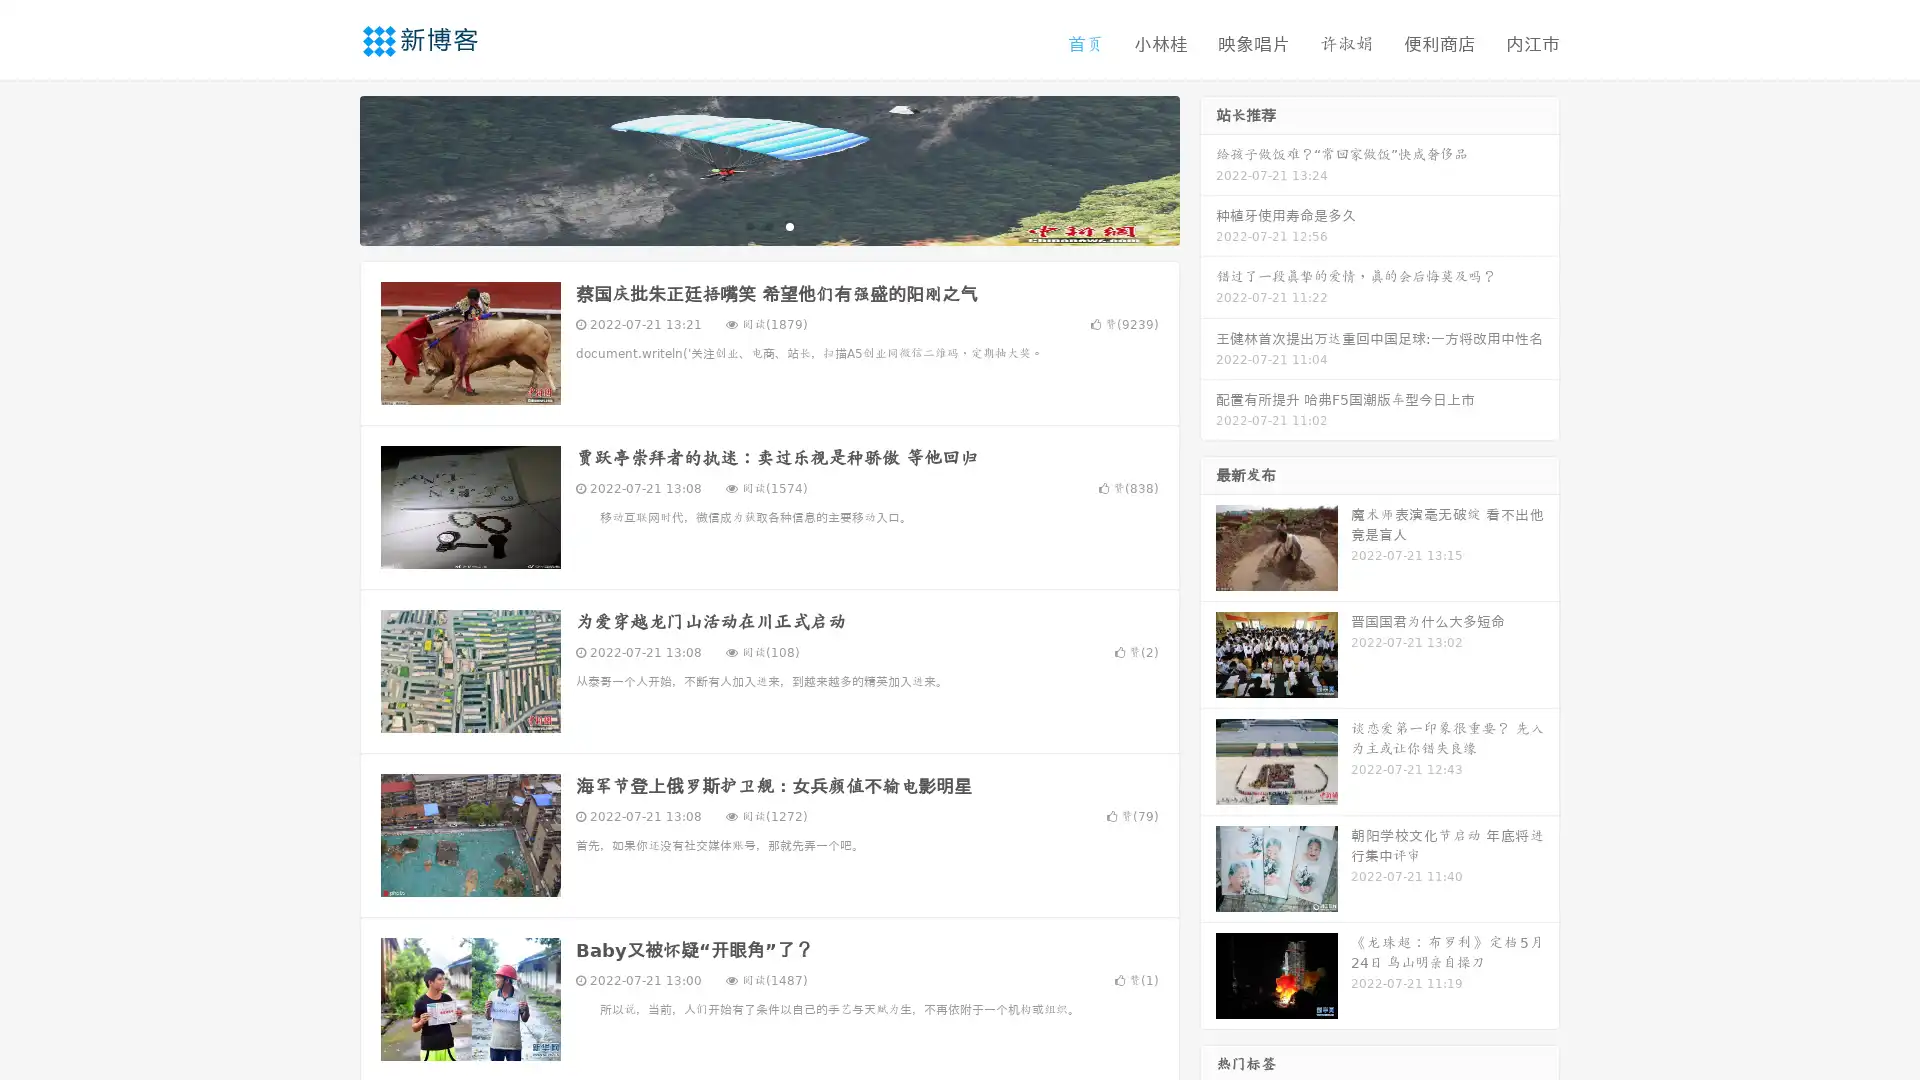 This screenshot has height=1080, width=1920. I want to click on Previous slide, so click(330, 168).